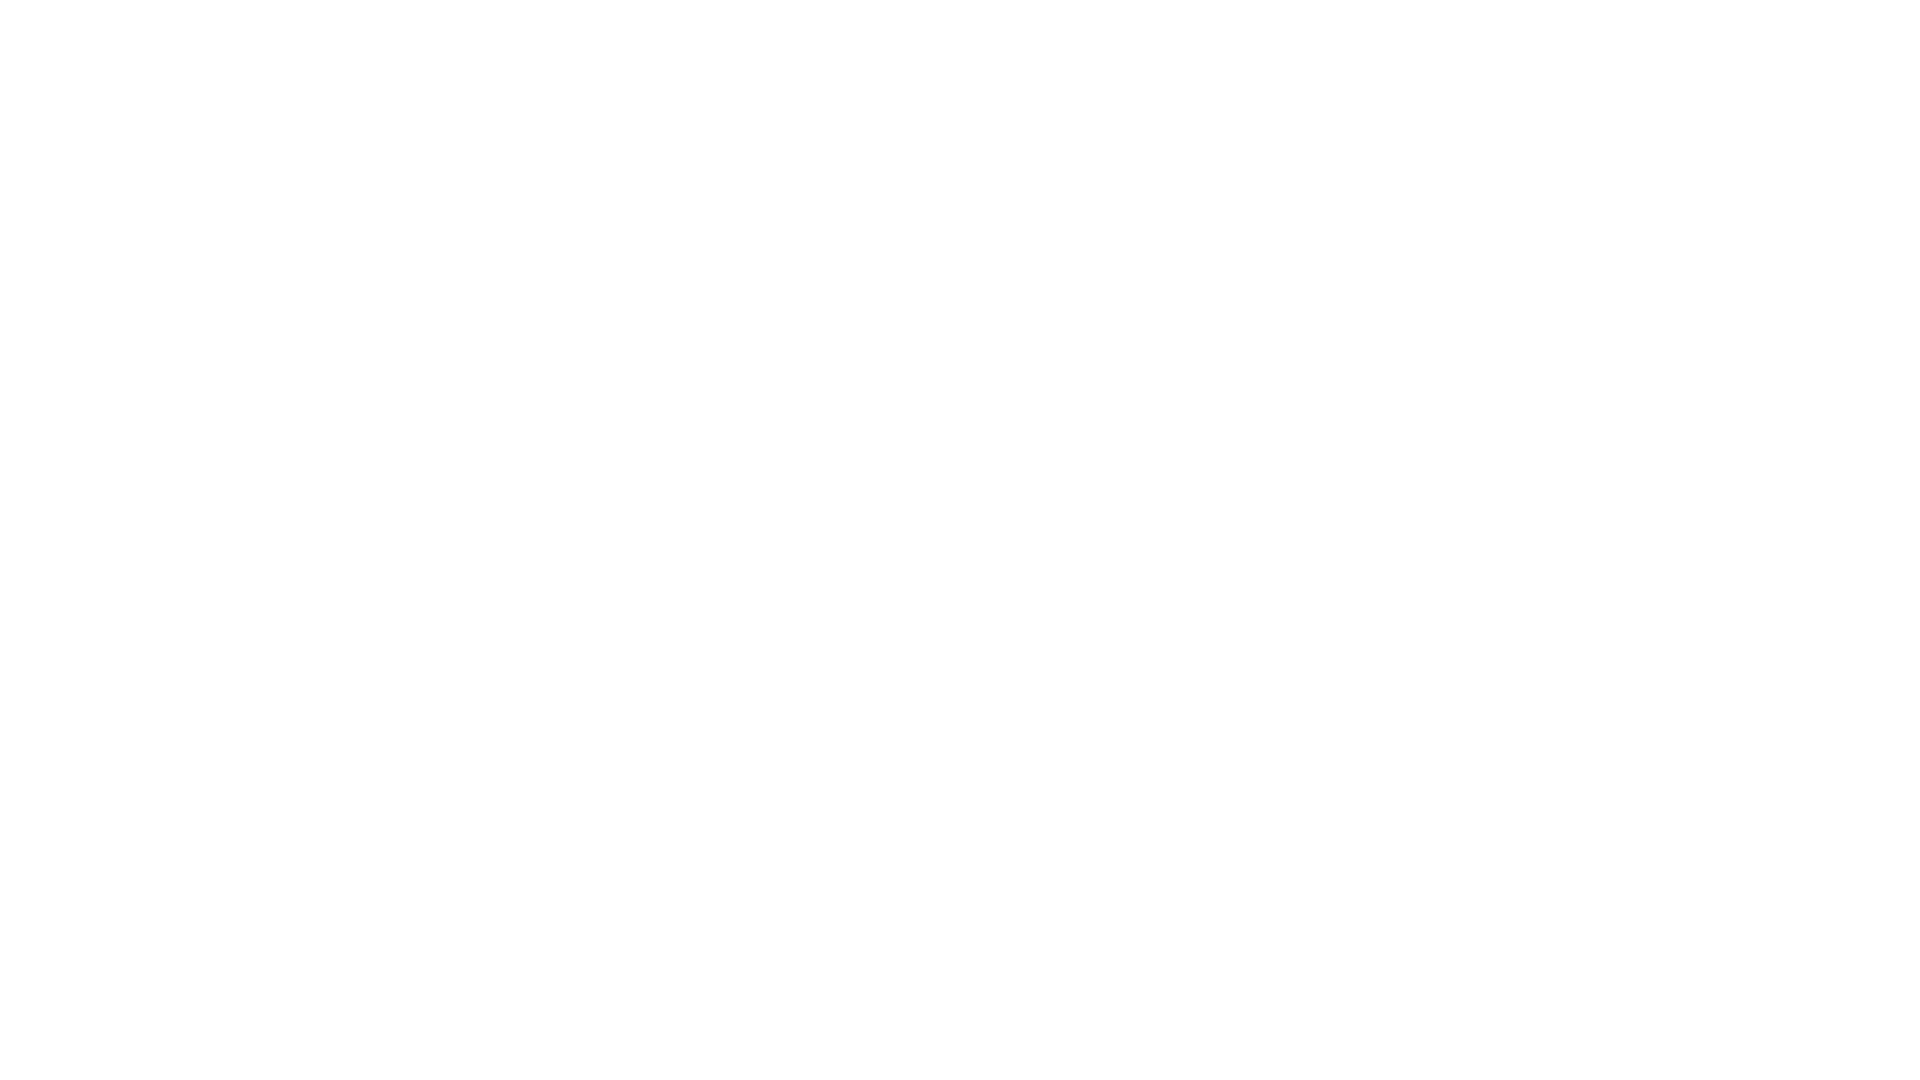 The image size is (1920, 1080). I want to click on Ryosuke Katayose, so click(480, 244).